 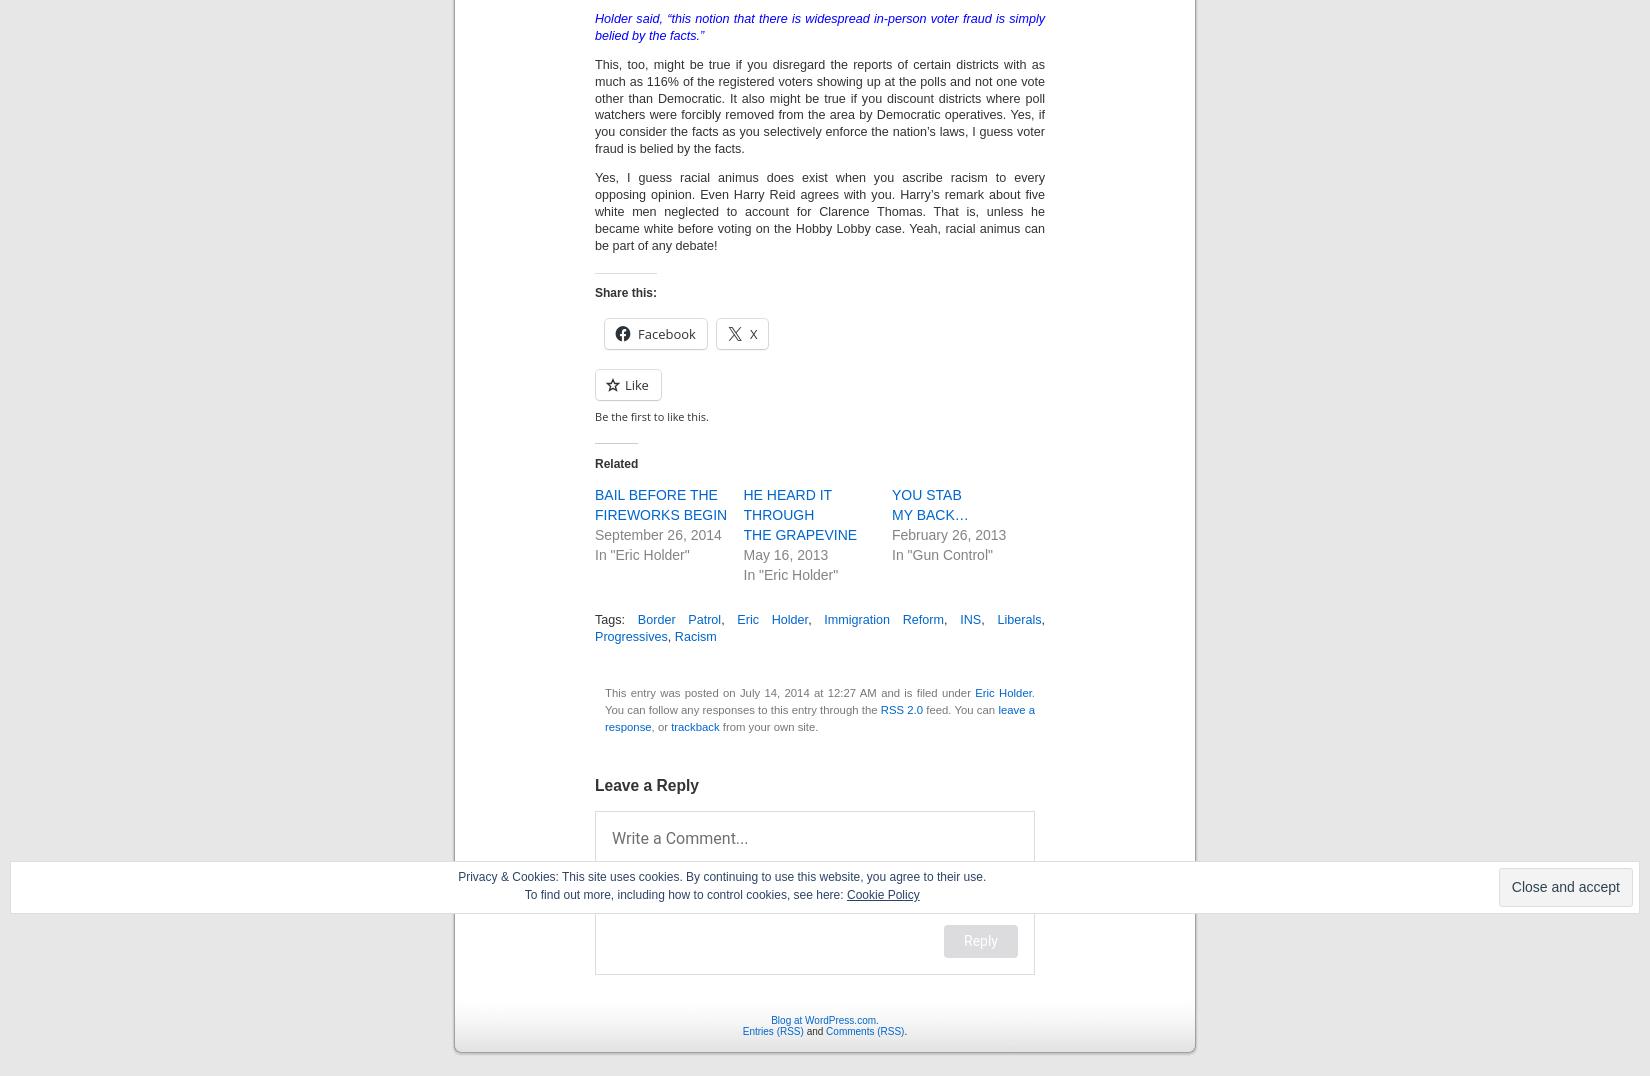 What do you see at coordinates (636, 619) in the screenshot?
I see `'Border Patrol'` at bounding box center [636, 619].